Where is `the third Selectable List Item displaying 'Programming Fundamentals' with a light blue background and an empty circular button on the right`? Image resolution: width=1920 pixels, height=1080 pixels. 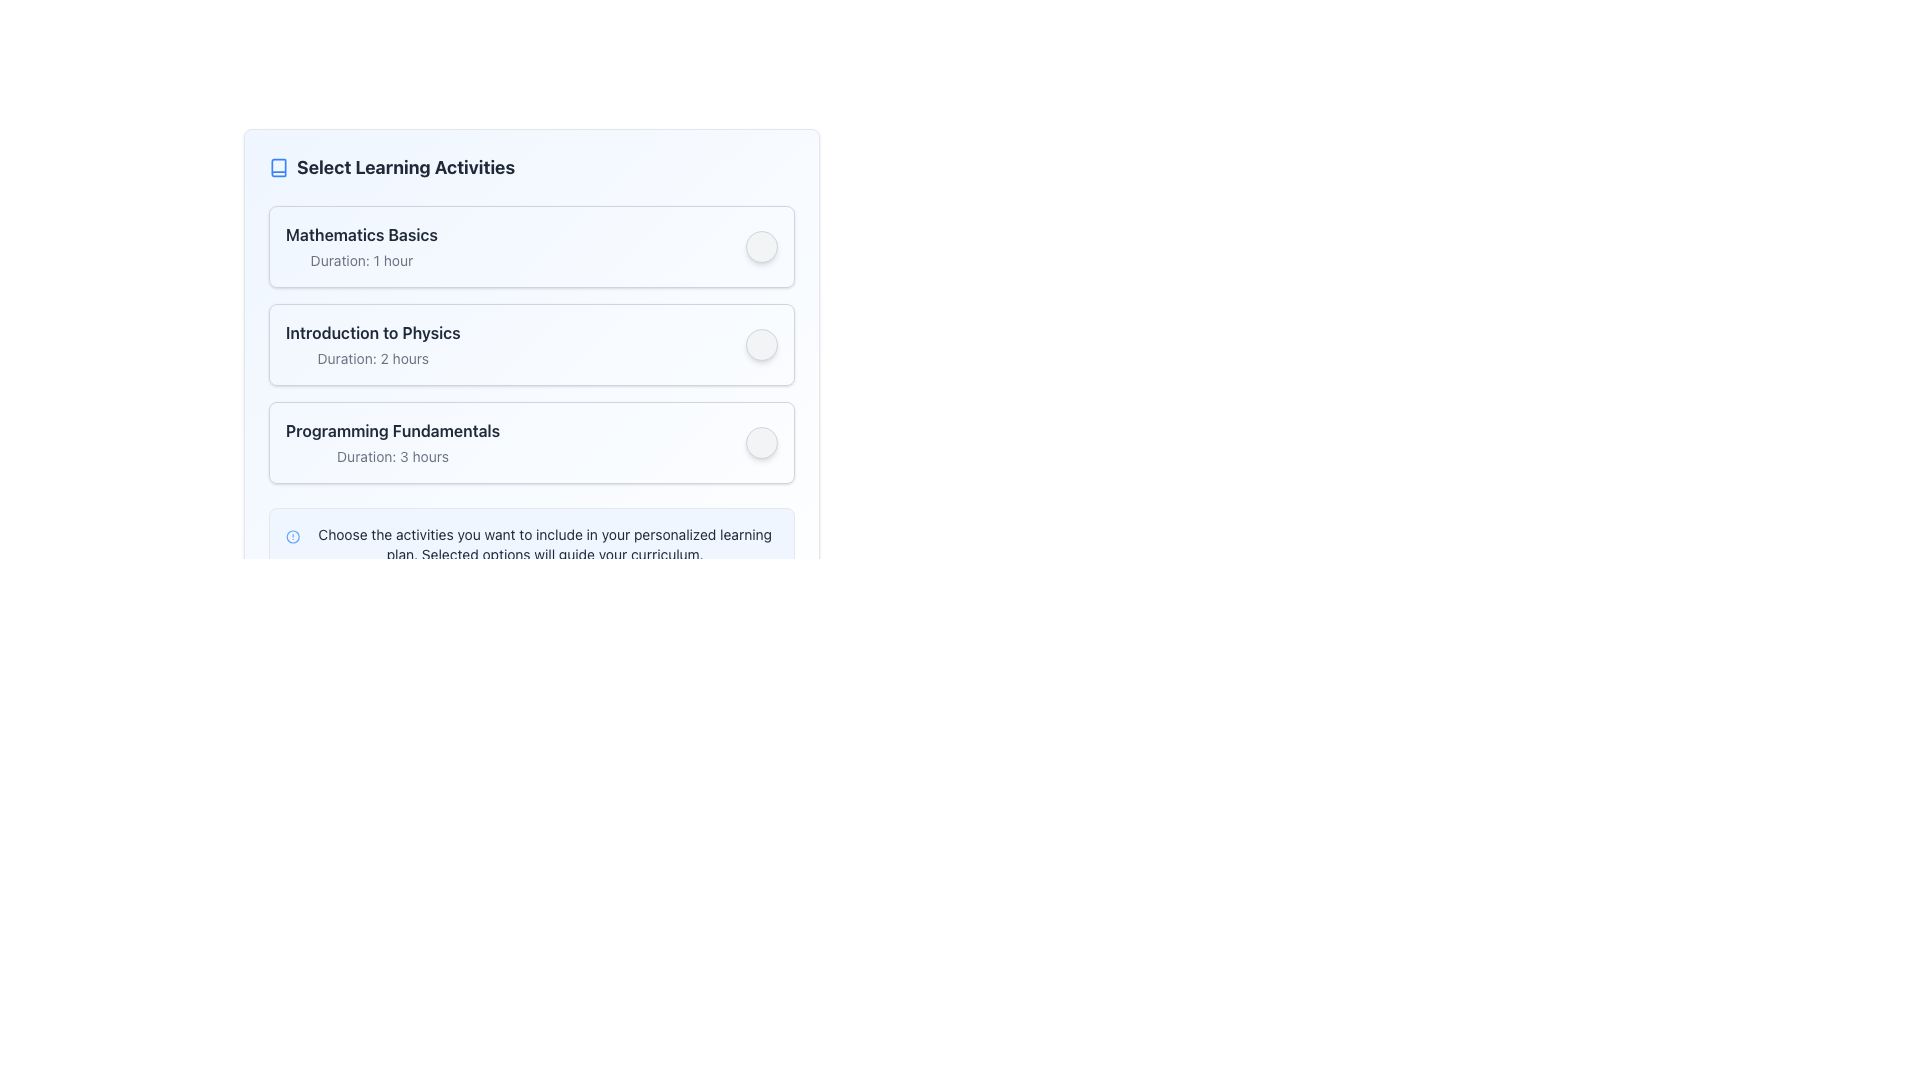 the third Selectable List Item displaying 'Programming Fundamentals' with a light blue background and an empty circular button on the right is located at coordinates (532, 442).